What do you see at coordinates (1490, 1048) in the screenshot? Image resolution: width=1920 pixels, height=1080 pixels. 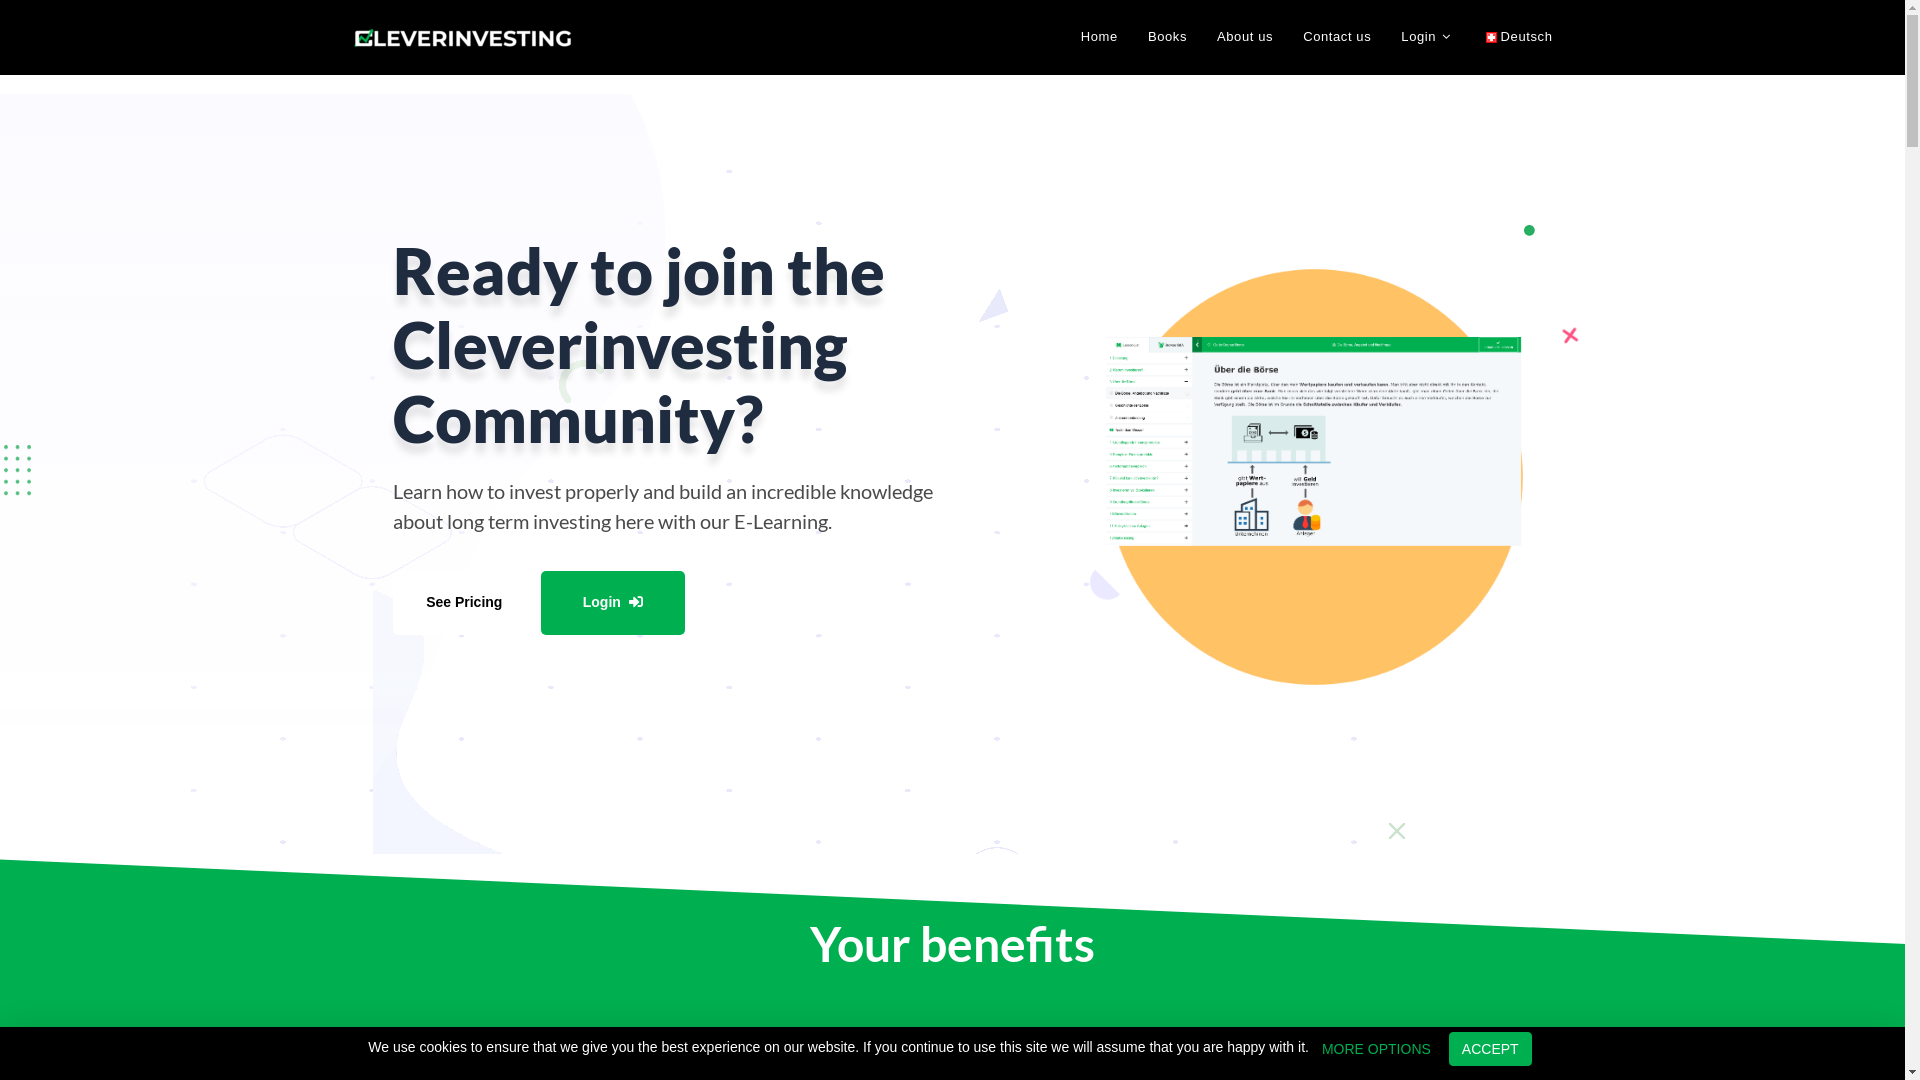 I see `'ACCEPT'` at bounding box center [1490, 1048].